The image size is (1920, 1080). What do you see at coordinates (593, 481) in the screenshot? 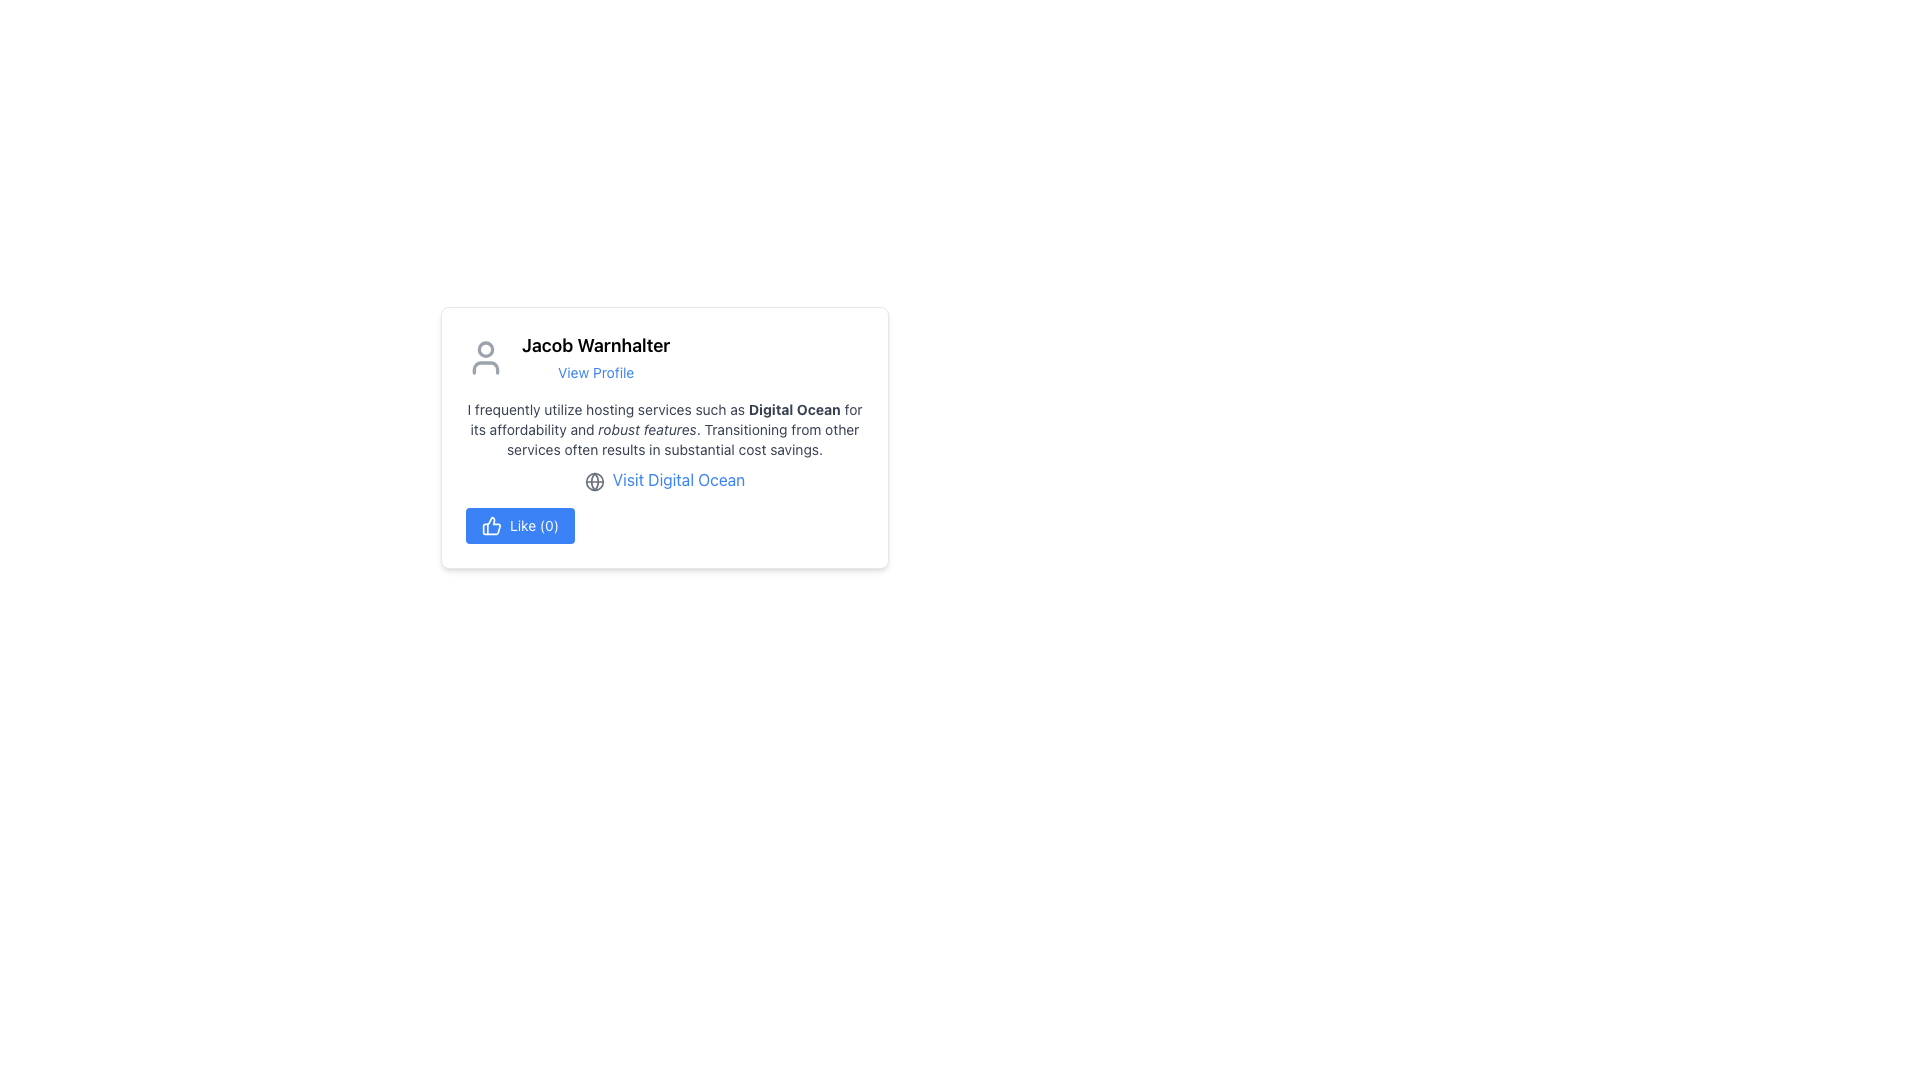
I see `the small globe icon with a circular outline and intersecting lines, which is positioned to the left of the text 'Visit Digital Ocean'` at bounding box center [593, 481].